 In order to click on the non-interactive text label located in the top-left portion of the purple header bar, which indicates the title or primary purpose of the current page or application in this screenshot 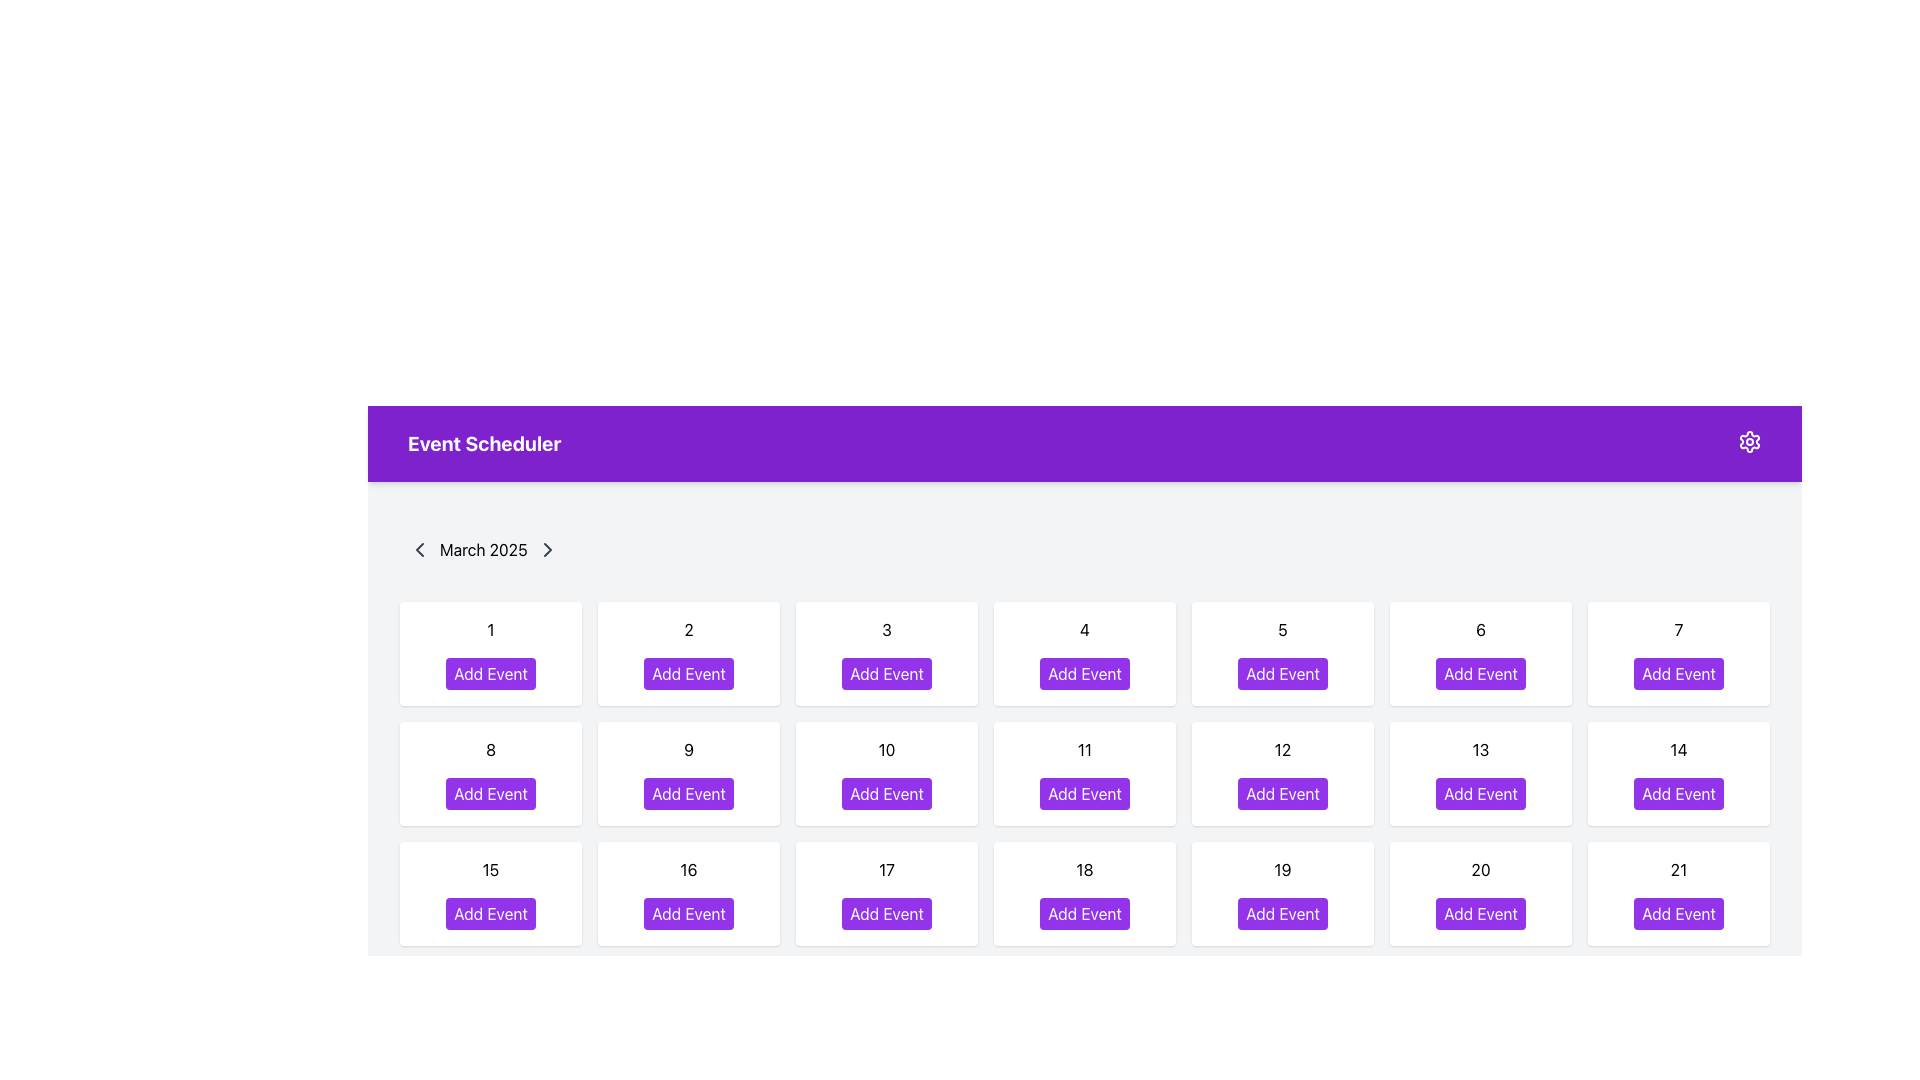, I will do `click(484, 442)`.